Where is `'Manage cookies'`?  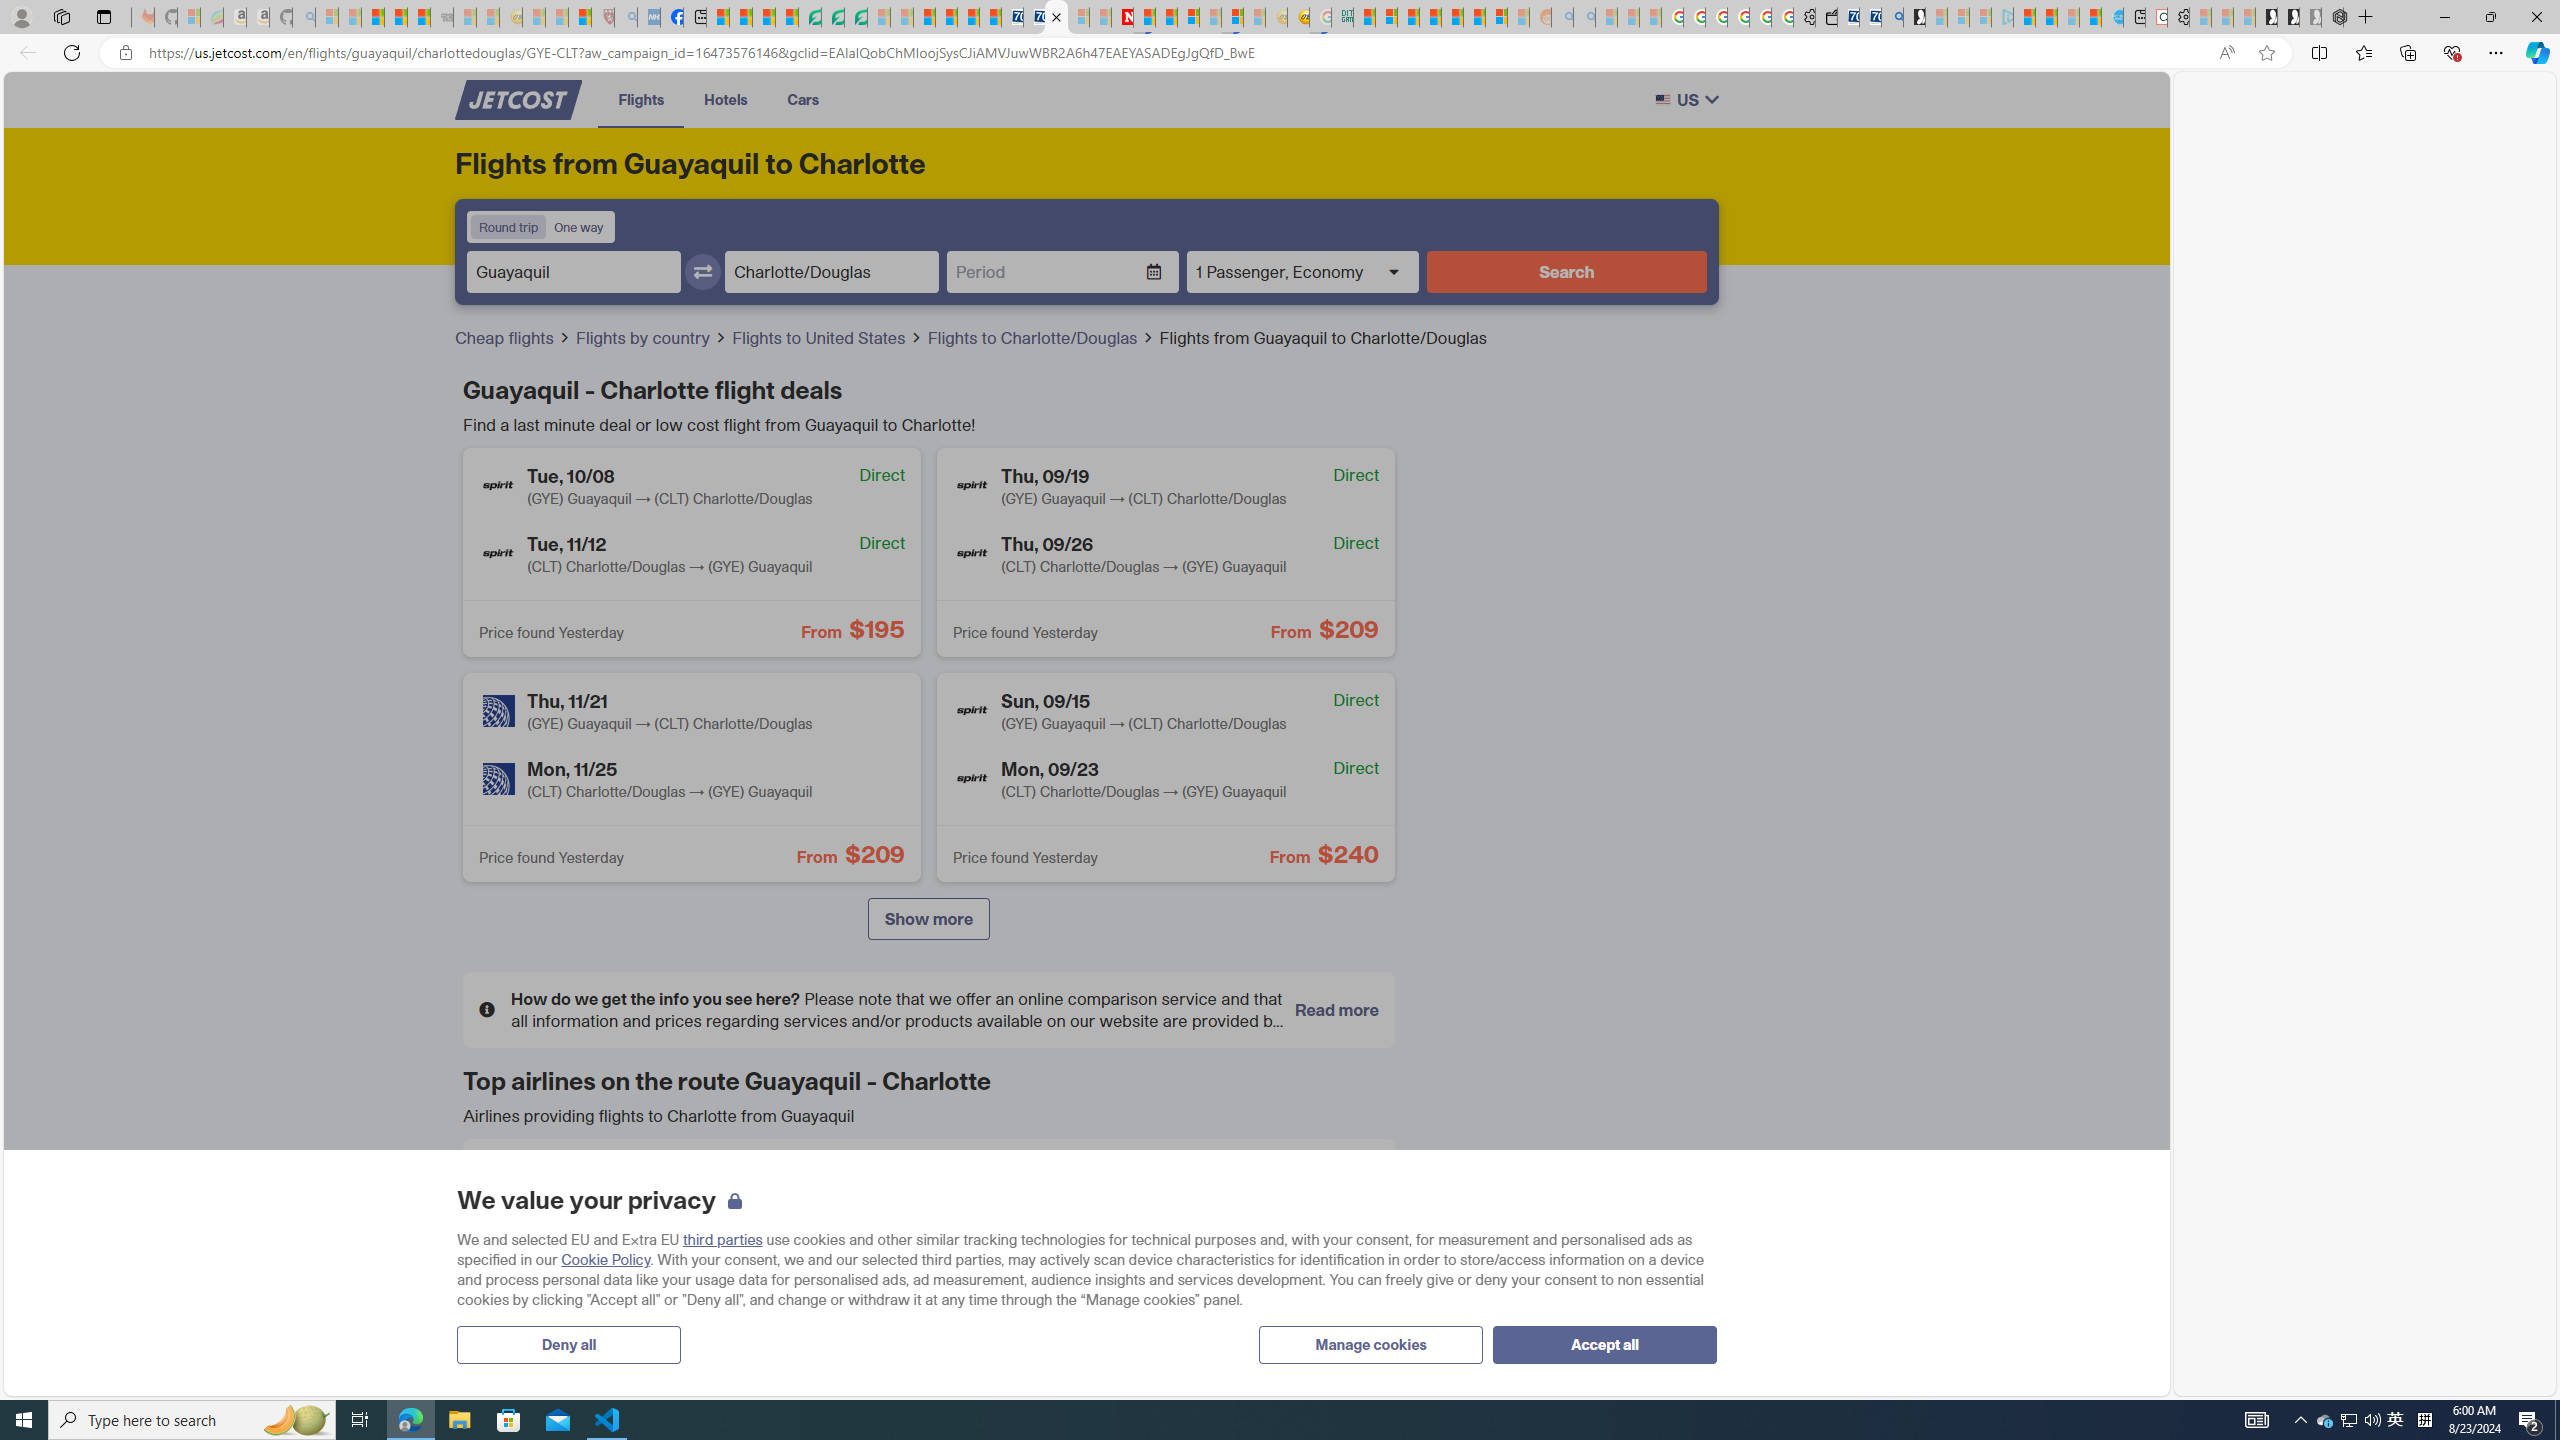 'Manage cookies' is located at coordinates (1369, 1344).